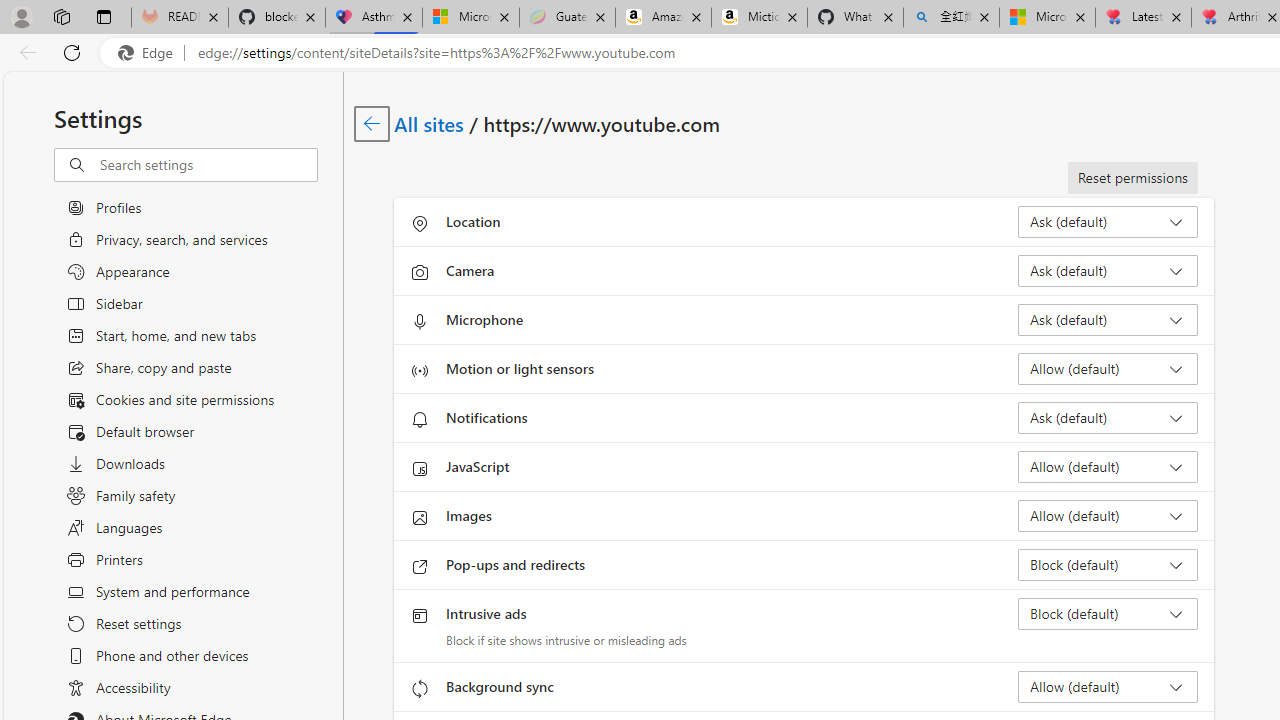 The image size is (1280, 720). What do you see at coordinates (1106, 271) in the screenshot?
I see `'Camera Ask (default)'` at bounding box center [1106, 271].